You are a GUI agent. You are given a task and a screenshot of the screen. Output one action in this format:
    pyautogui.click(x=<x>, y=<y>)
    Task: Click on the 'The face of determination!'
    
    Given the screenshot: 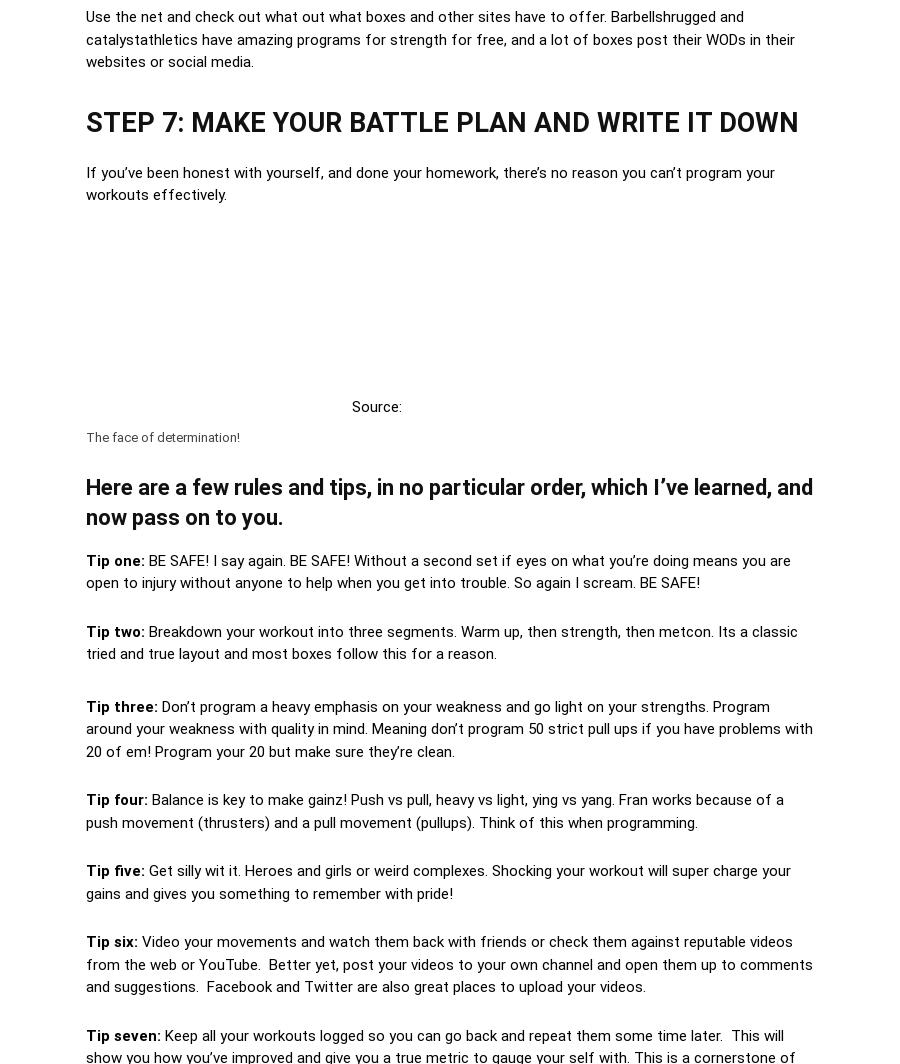 What is the action you would take?
    pyautogui.click(x=162, y=437)
    